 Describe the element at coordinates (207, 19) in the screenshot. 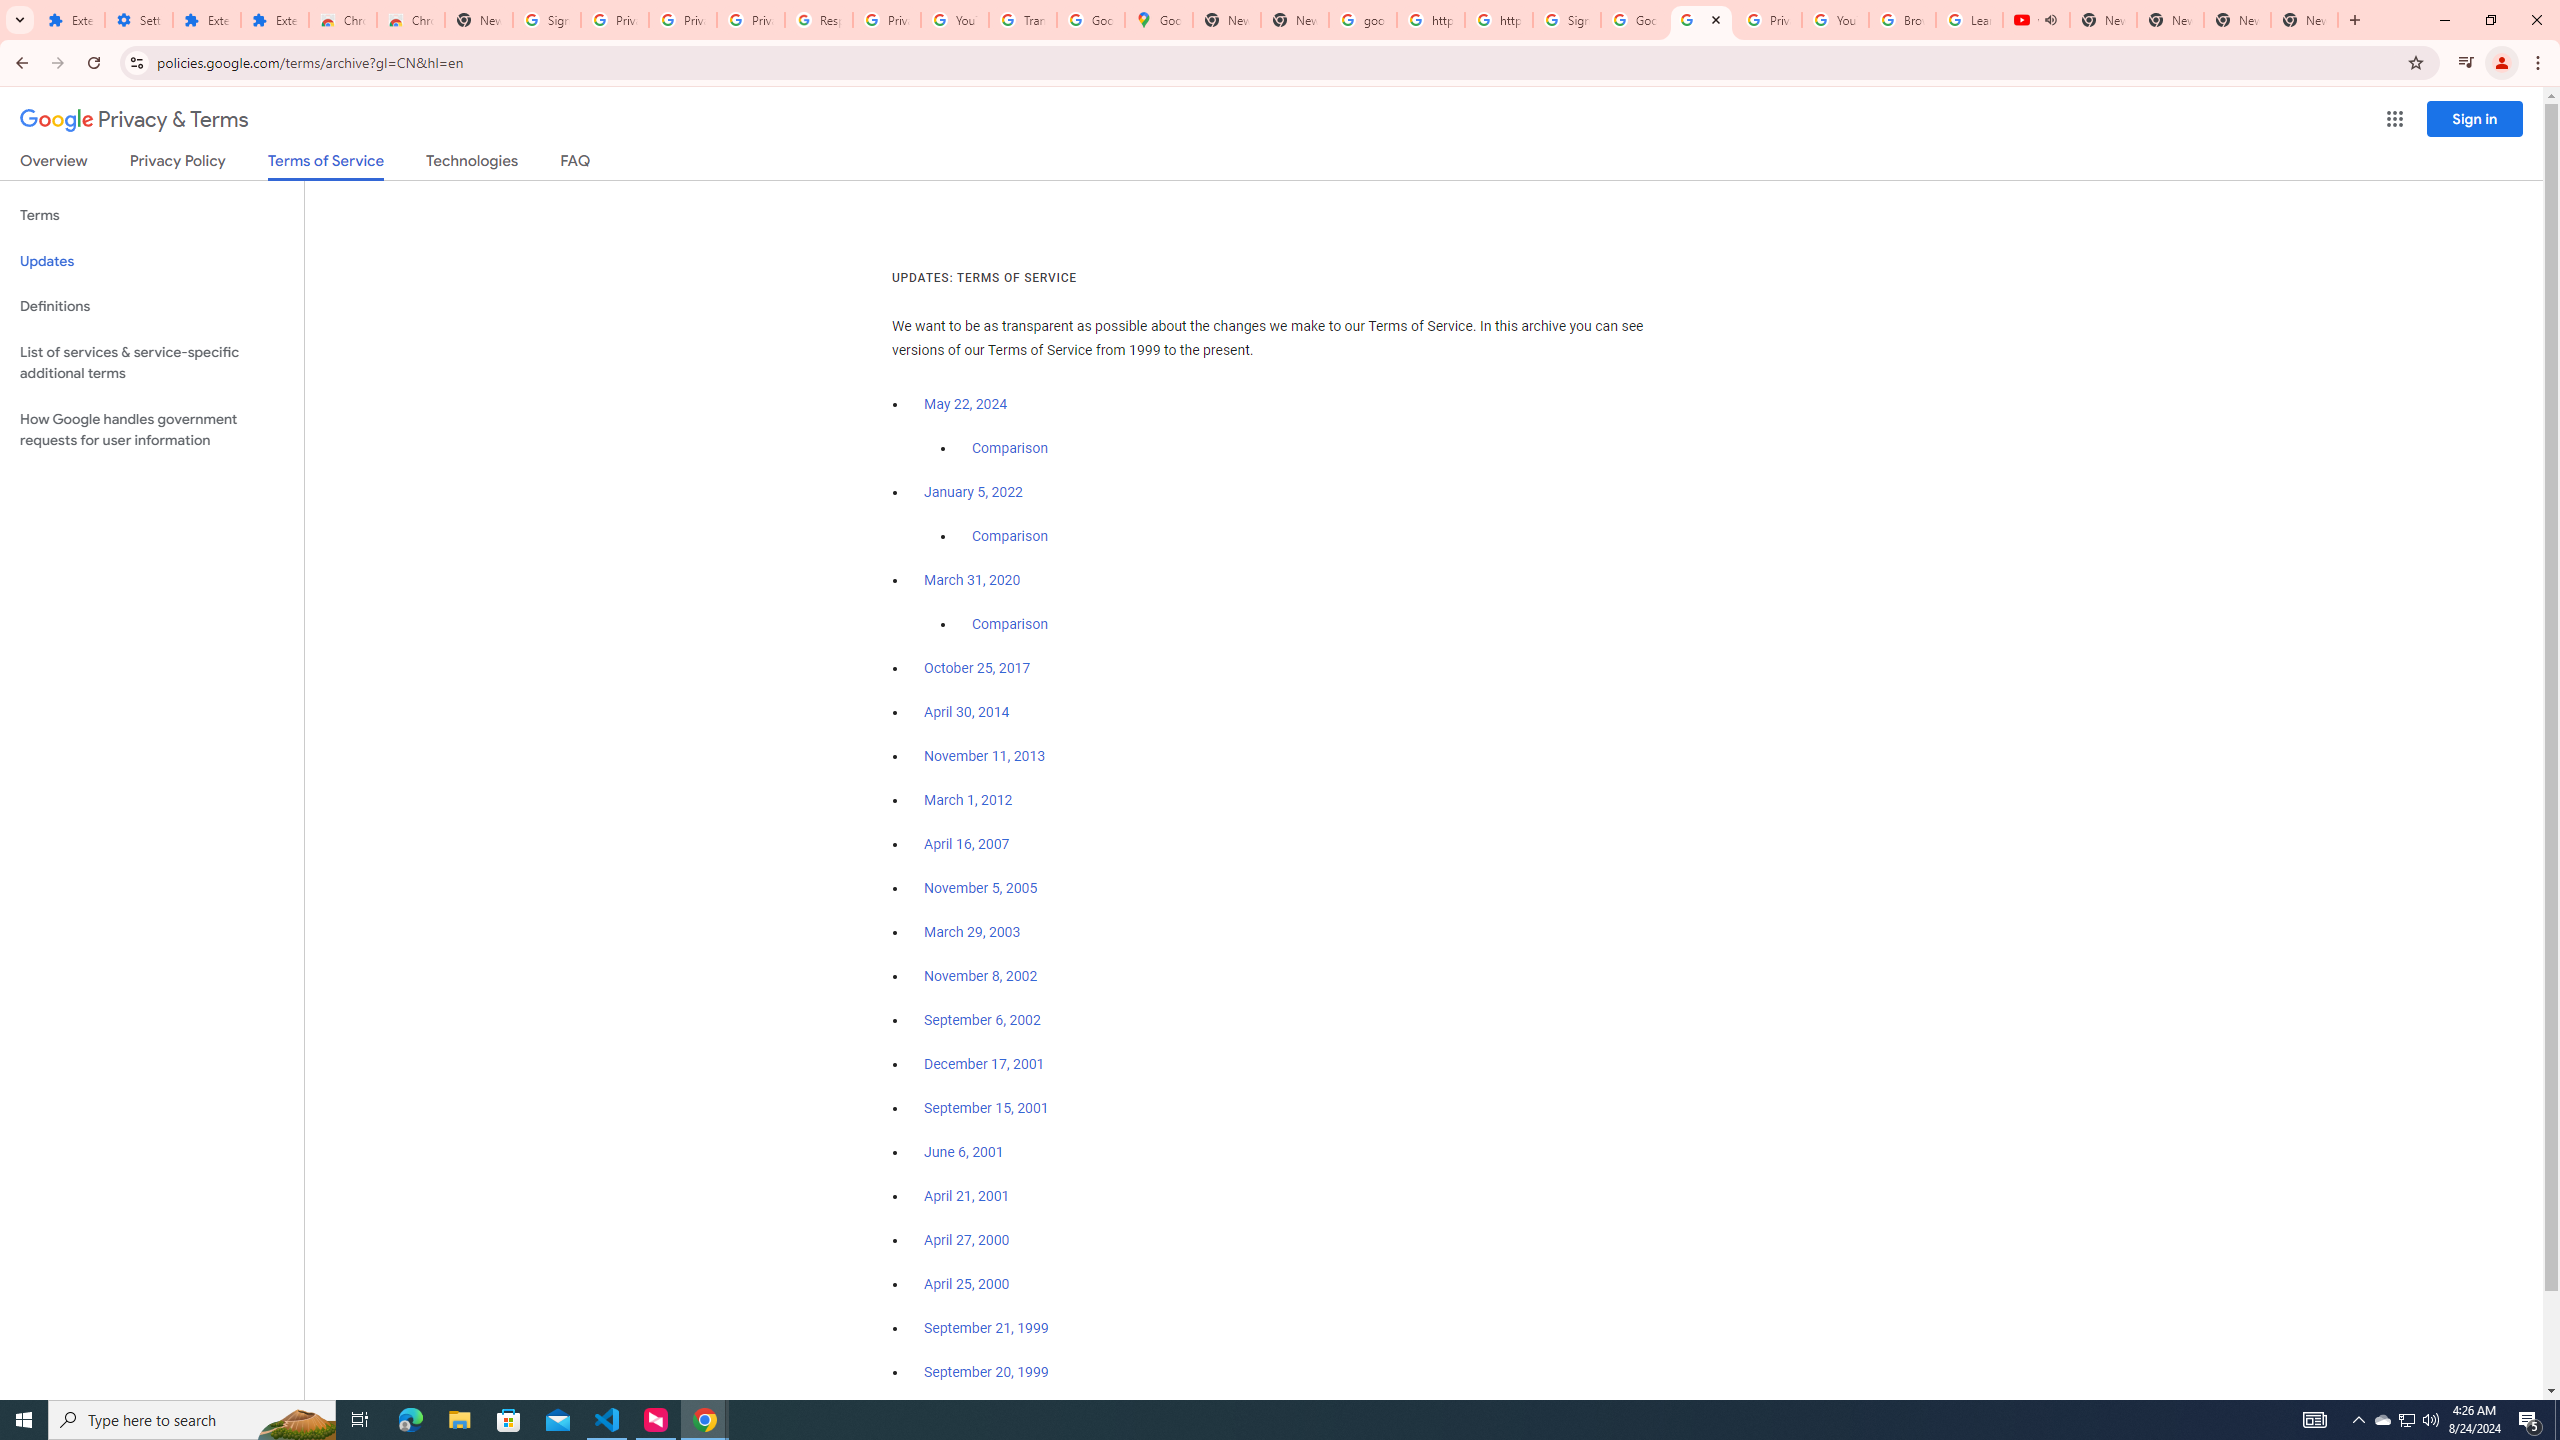

I see `'Extensions'` at that location.